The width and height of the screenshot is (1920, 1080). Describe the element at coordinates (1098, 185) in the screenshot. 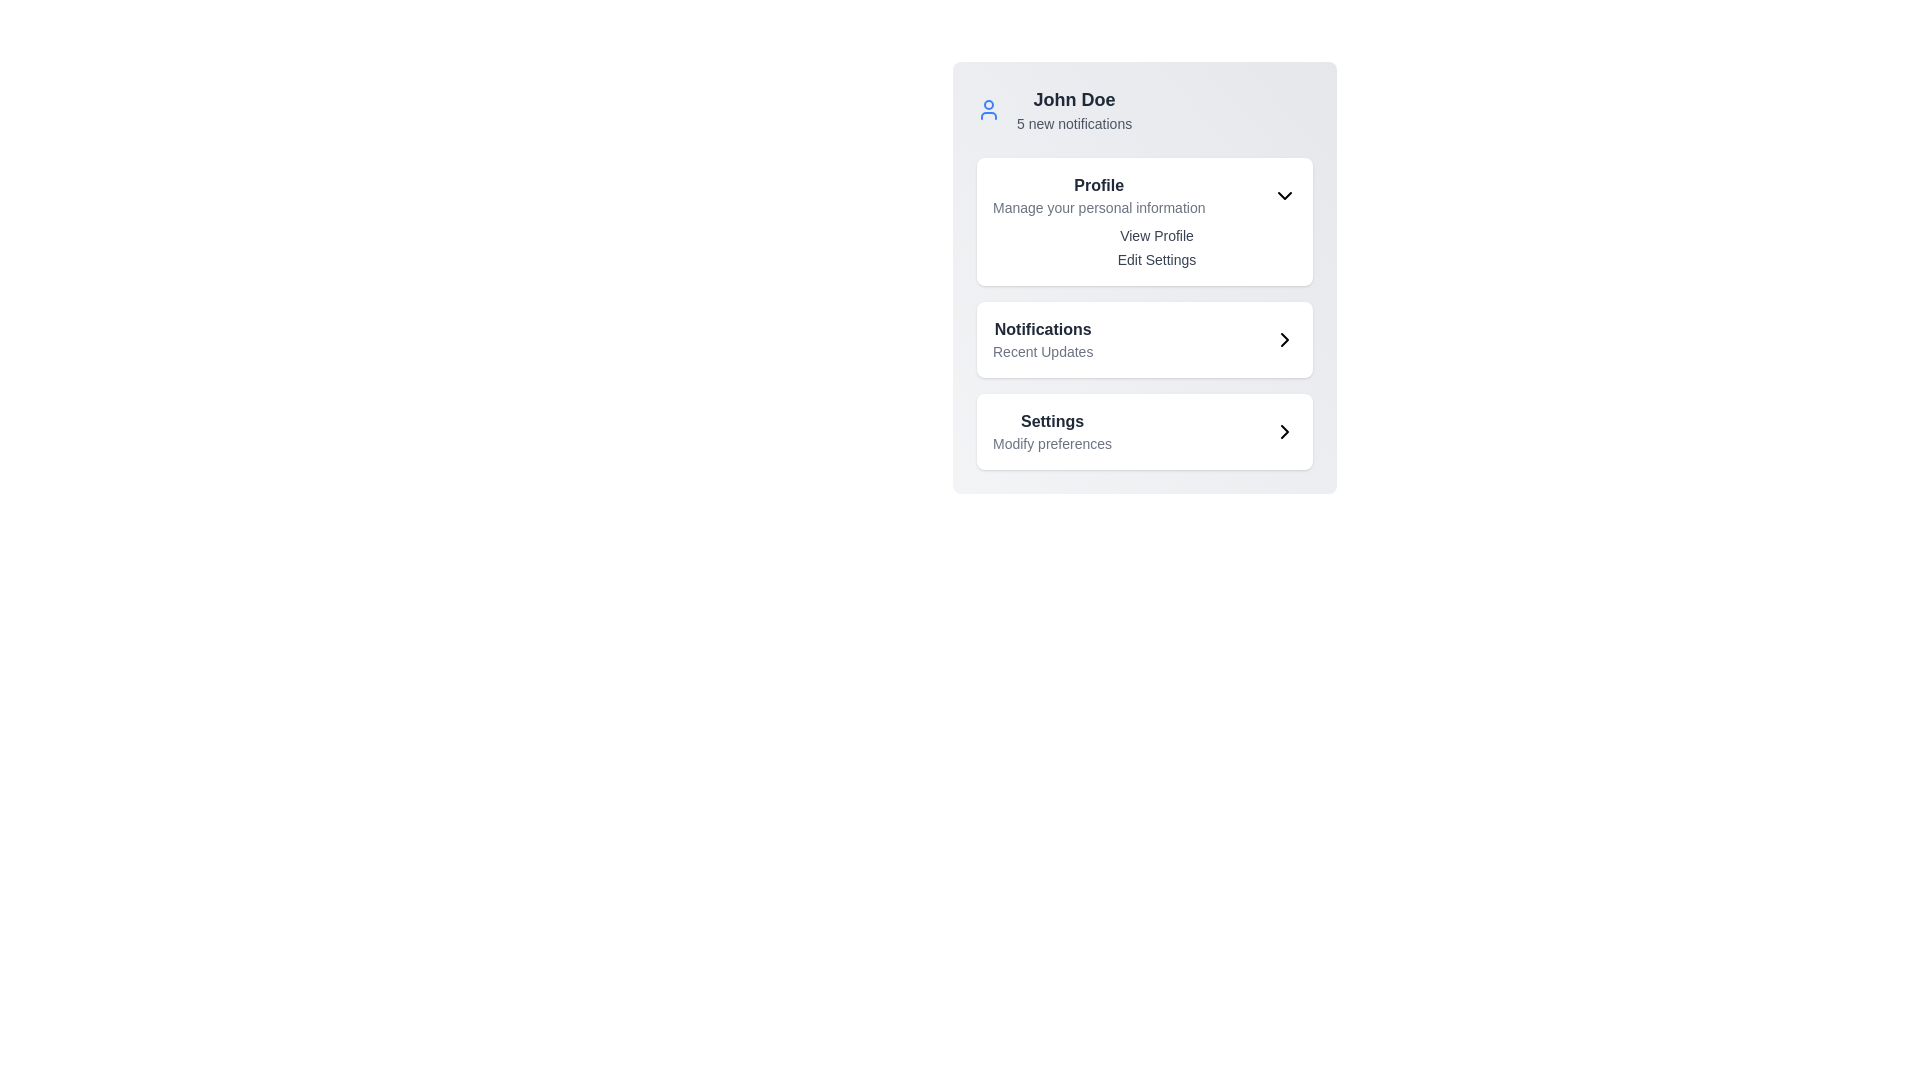

I see `the bold text label reading 'Profile' at the top of the dropdown menu` at that location.